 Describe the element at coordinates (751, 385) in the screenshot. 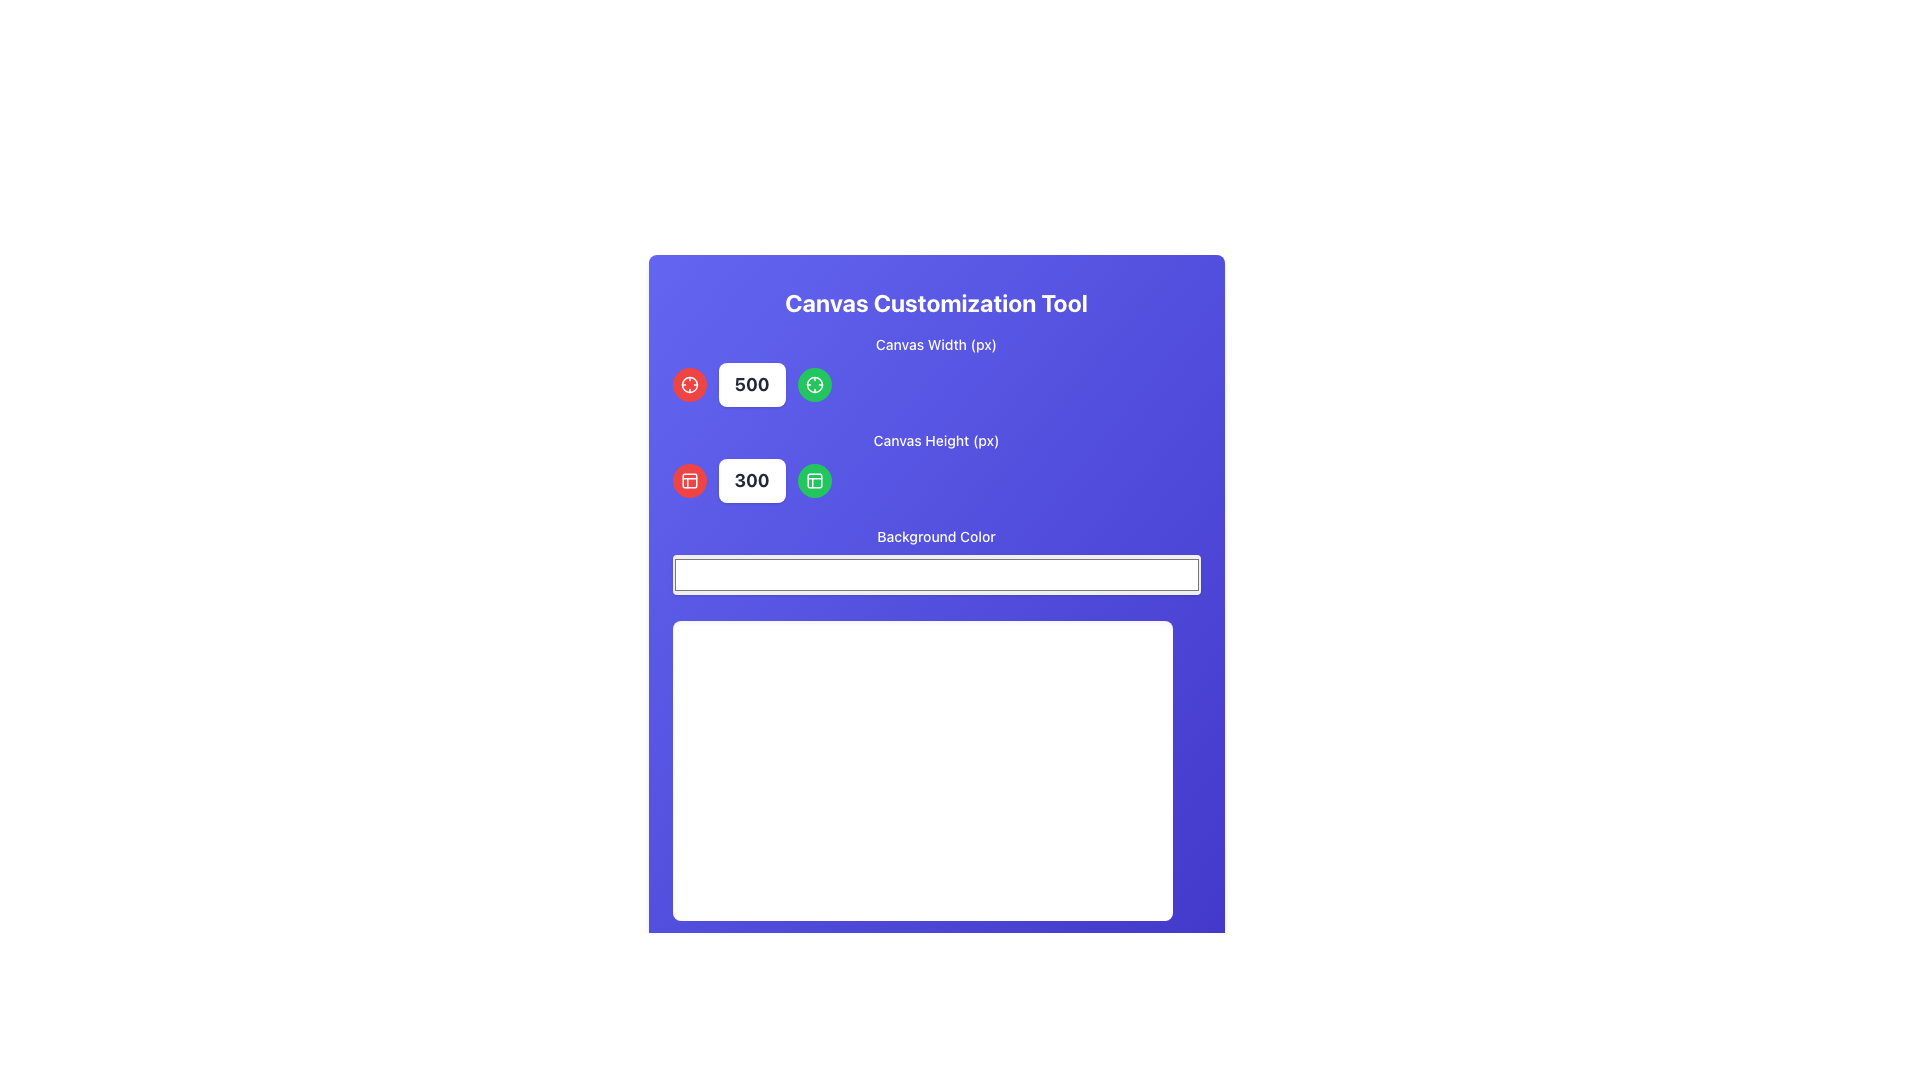

I see `the Text Display Box that indicates the 'Canvas Width' property, located in the first field group labeled 'Canvas Width (px)', centered between a red icon button on the left and a green icon button on the right` at that location.